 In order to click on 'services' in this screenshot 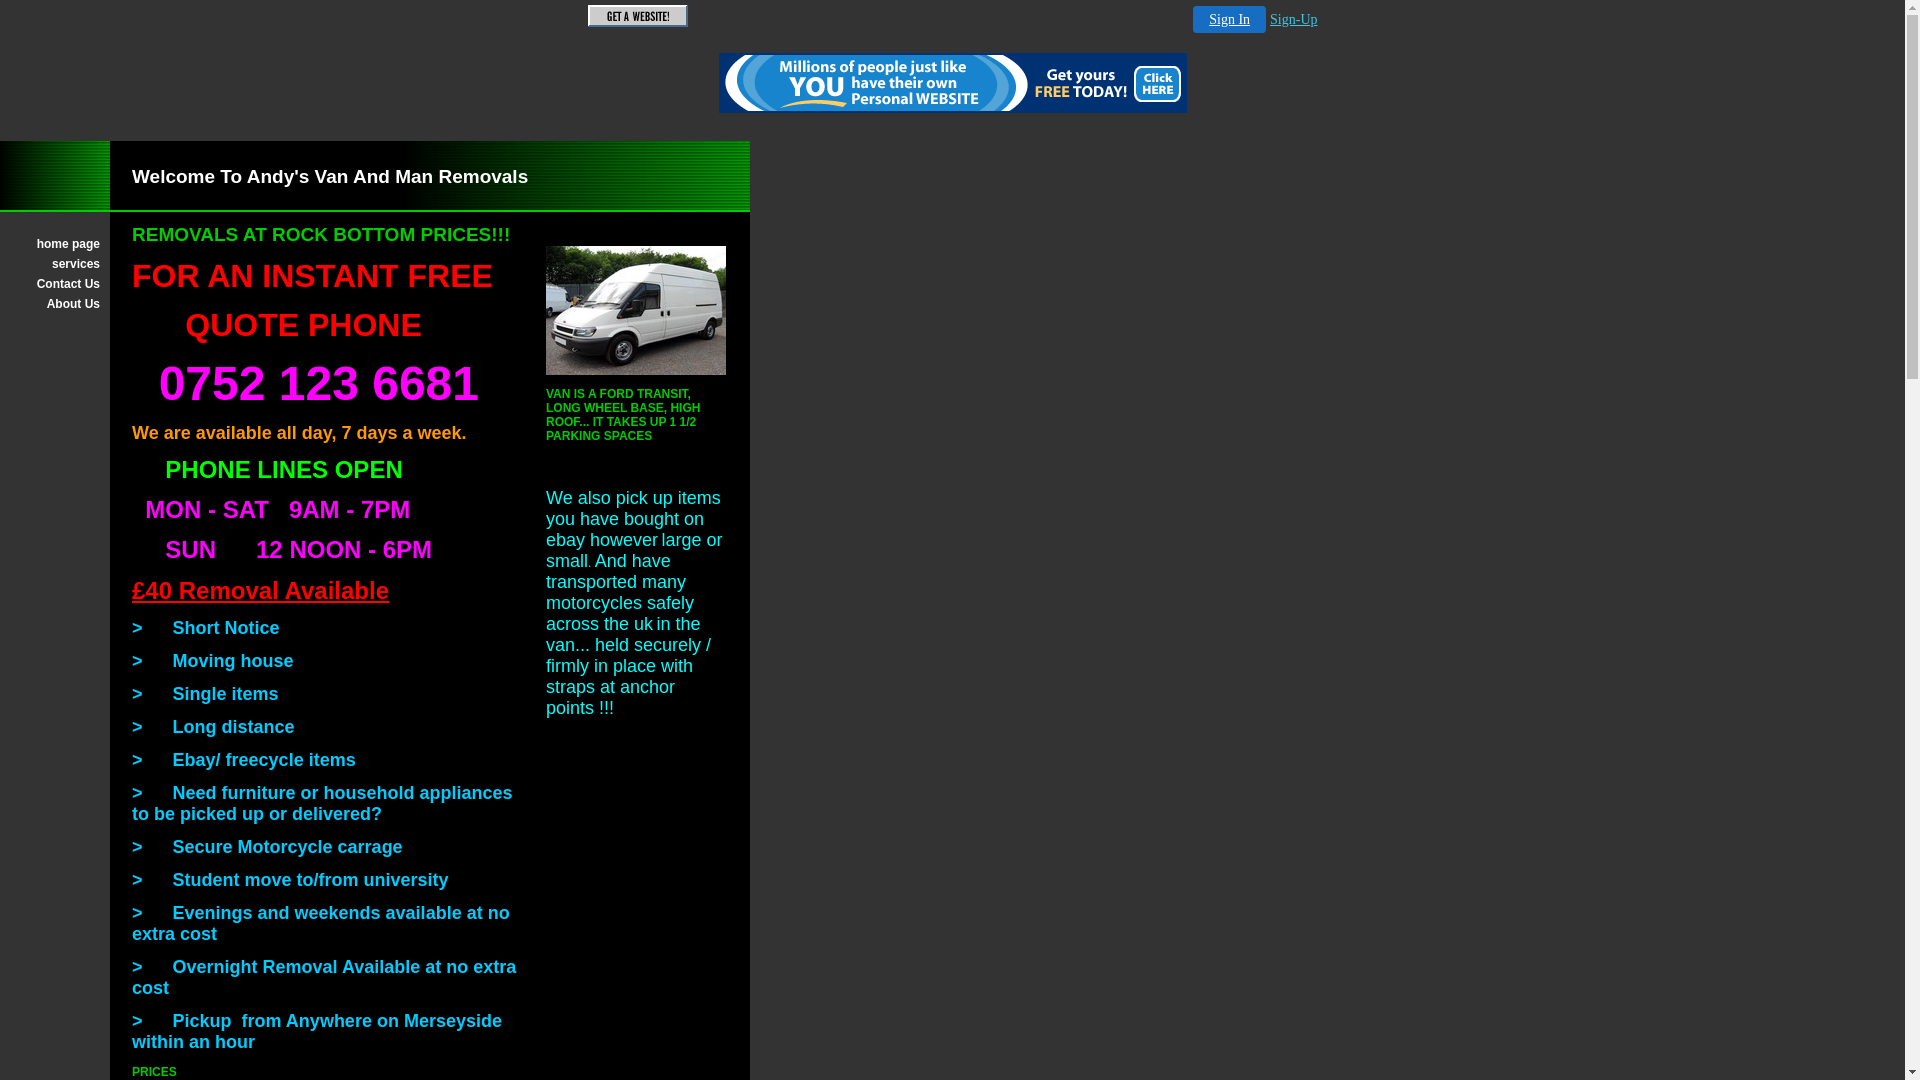, I will do `click(9, 262)`.